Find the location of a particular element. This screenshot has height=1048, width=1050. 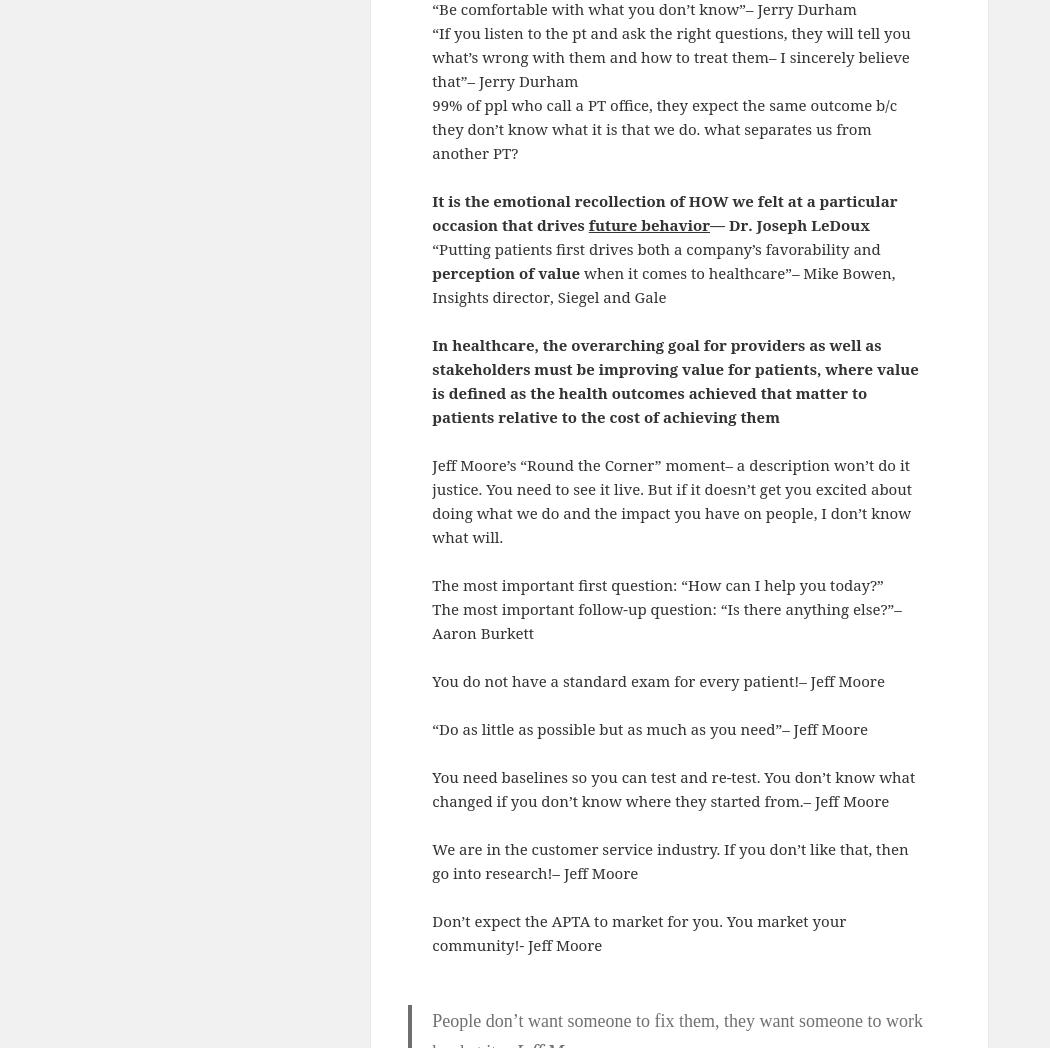

'In healthcare, the overarching goal for providers as well as stakeholders must be improving value for patients, where value is defined as the health outcomes achieved that matter to patients relative to the cost of achieving them' is located at coordinates (675, 379).